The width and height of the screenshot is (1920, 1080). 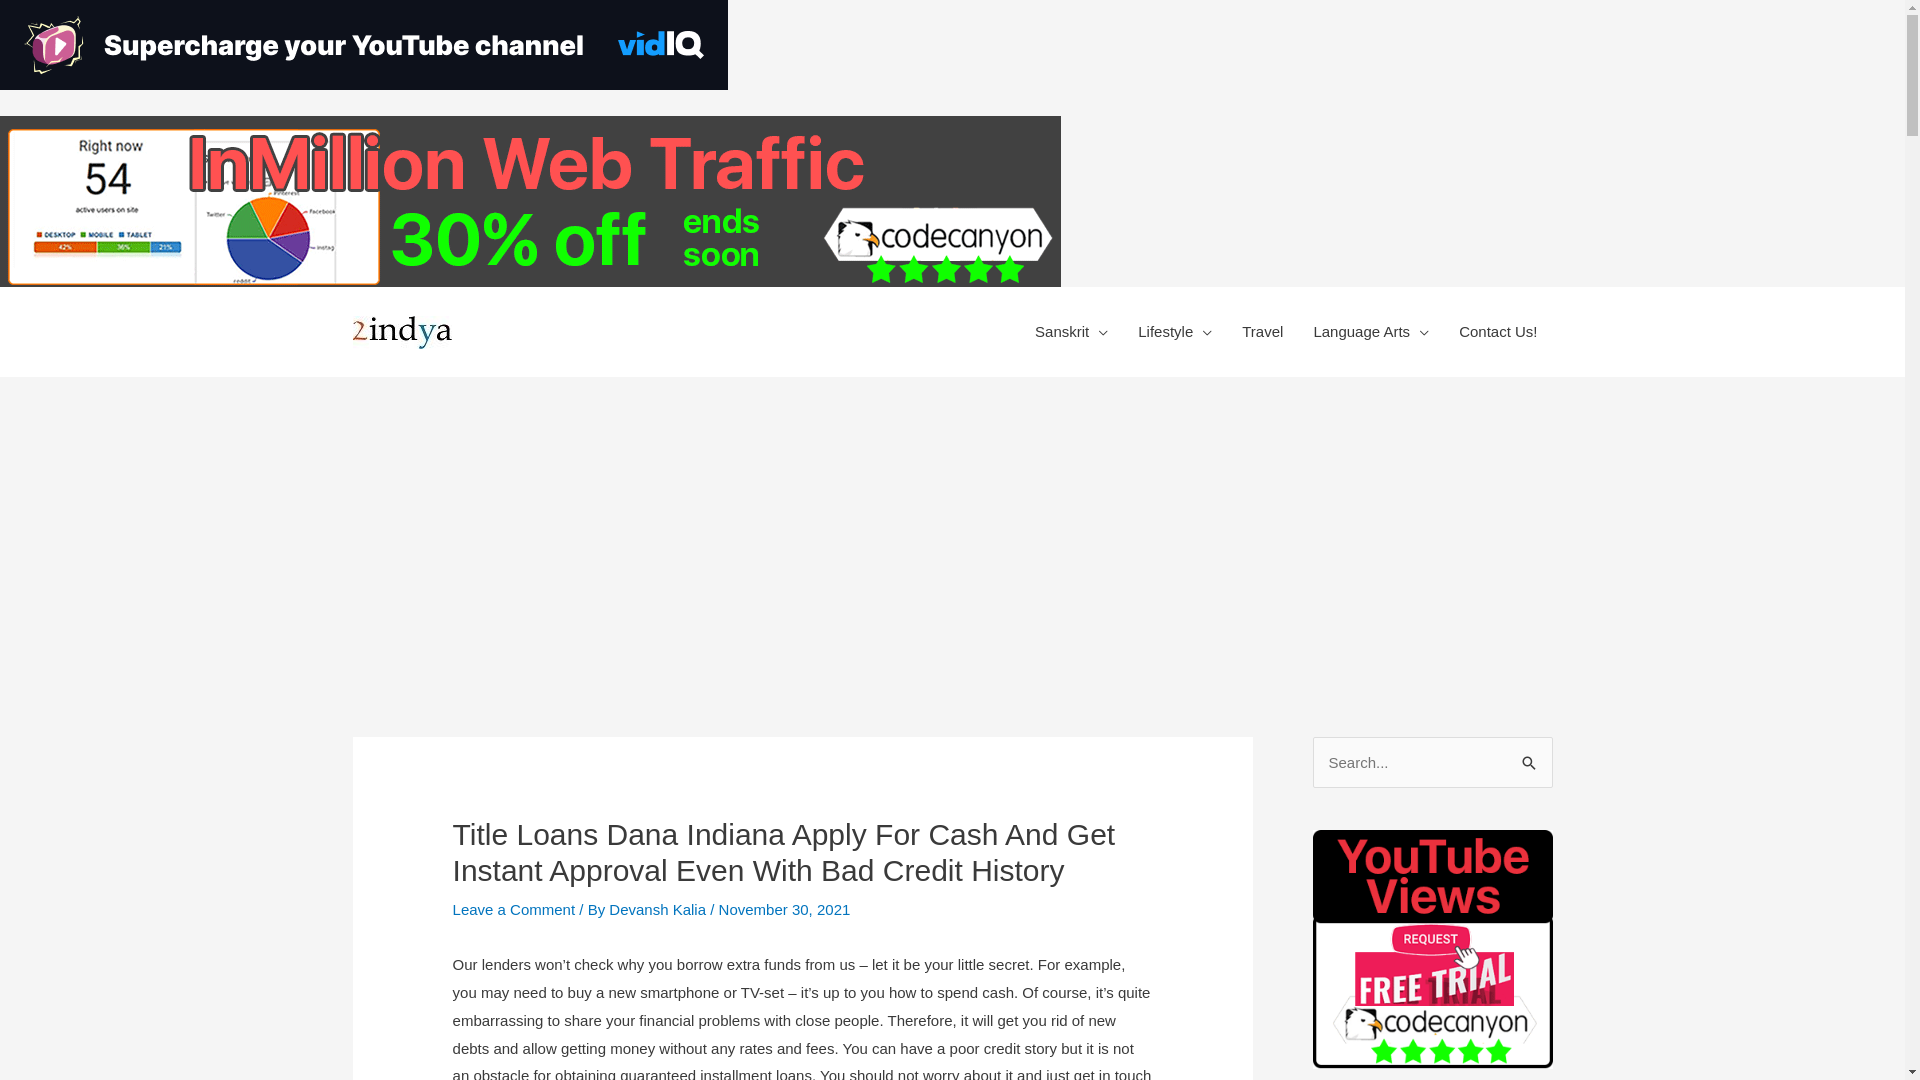 I want to click on 'Devansh Kalia', so click(x=608, y=909).